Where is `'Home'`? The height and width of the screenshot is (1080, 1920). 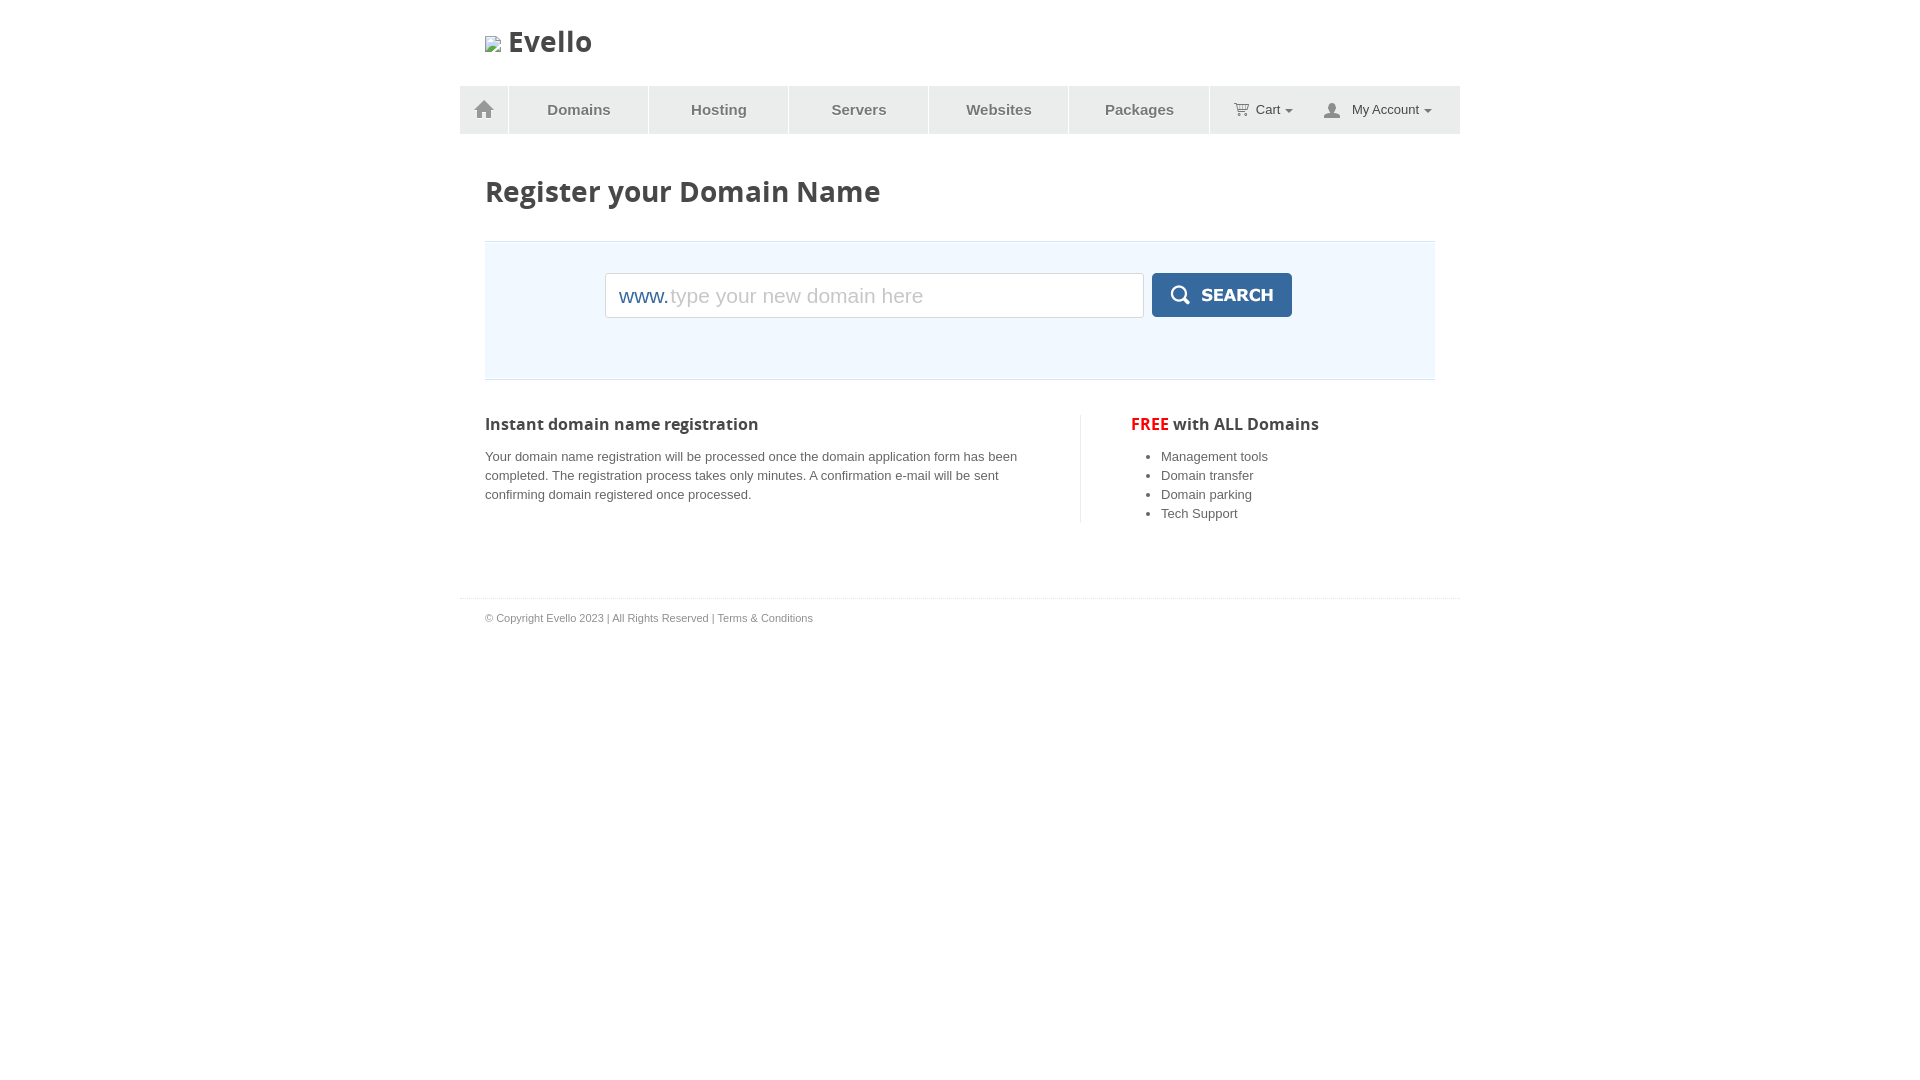
'Home' is located at coordinates (484, 110).